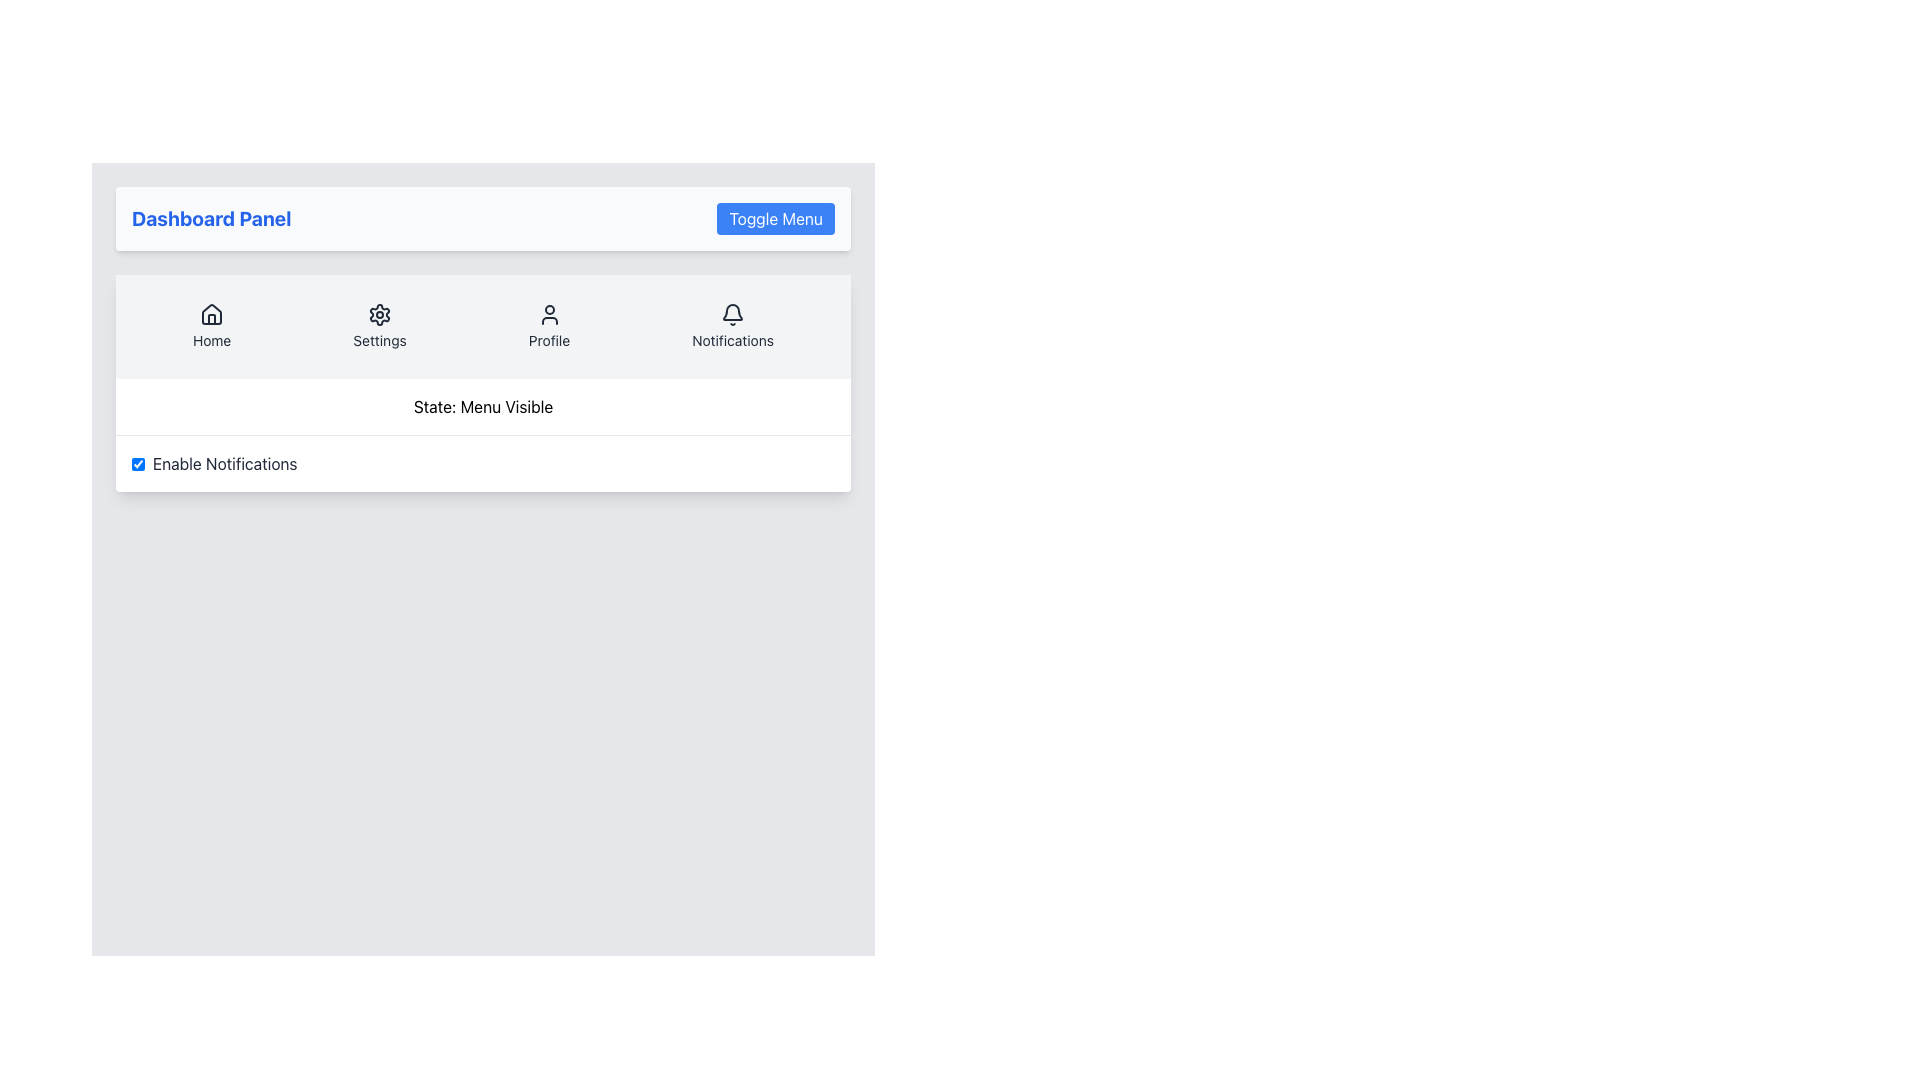  Describe the element at coordinates (483, 326) in the screenshot. I see `the navigation bar icons labeled 'Home', 'Settings', 'Profile', and 'Notifications' to trigger their hover styles` at that location.